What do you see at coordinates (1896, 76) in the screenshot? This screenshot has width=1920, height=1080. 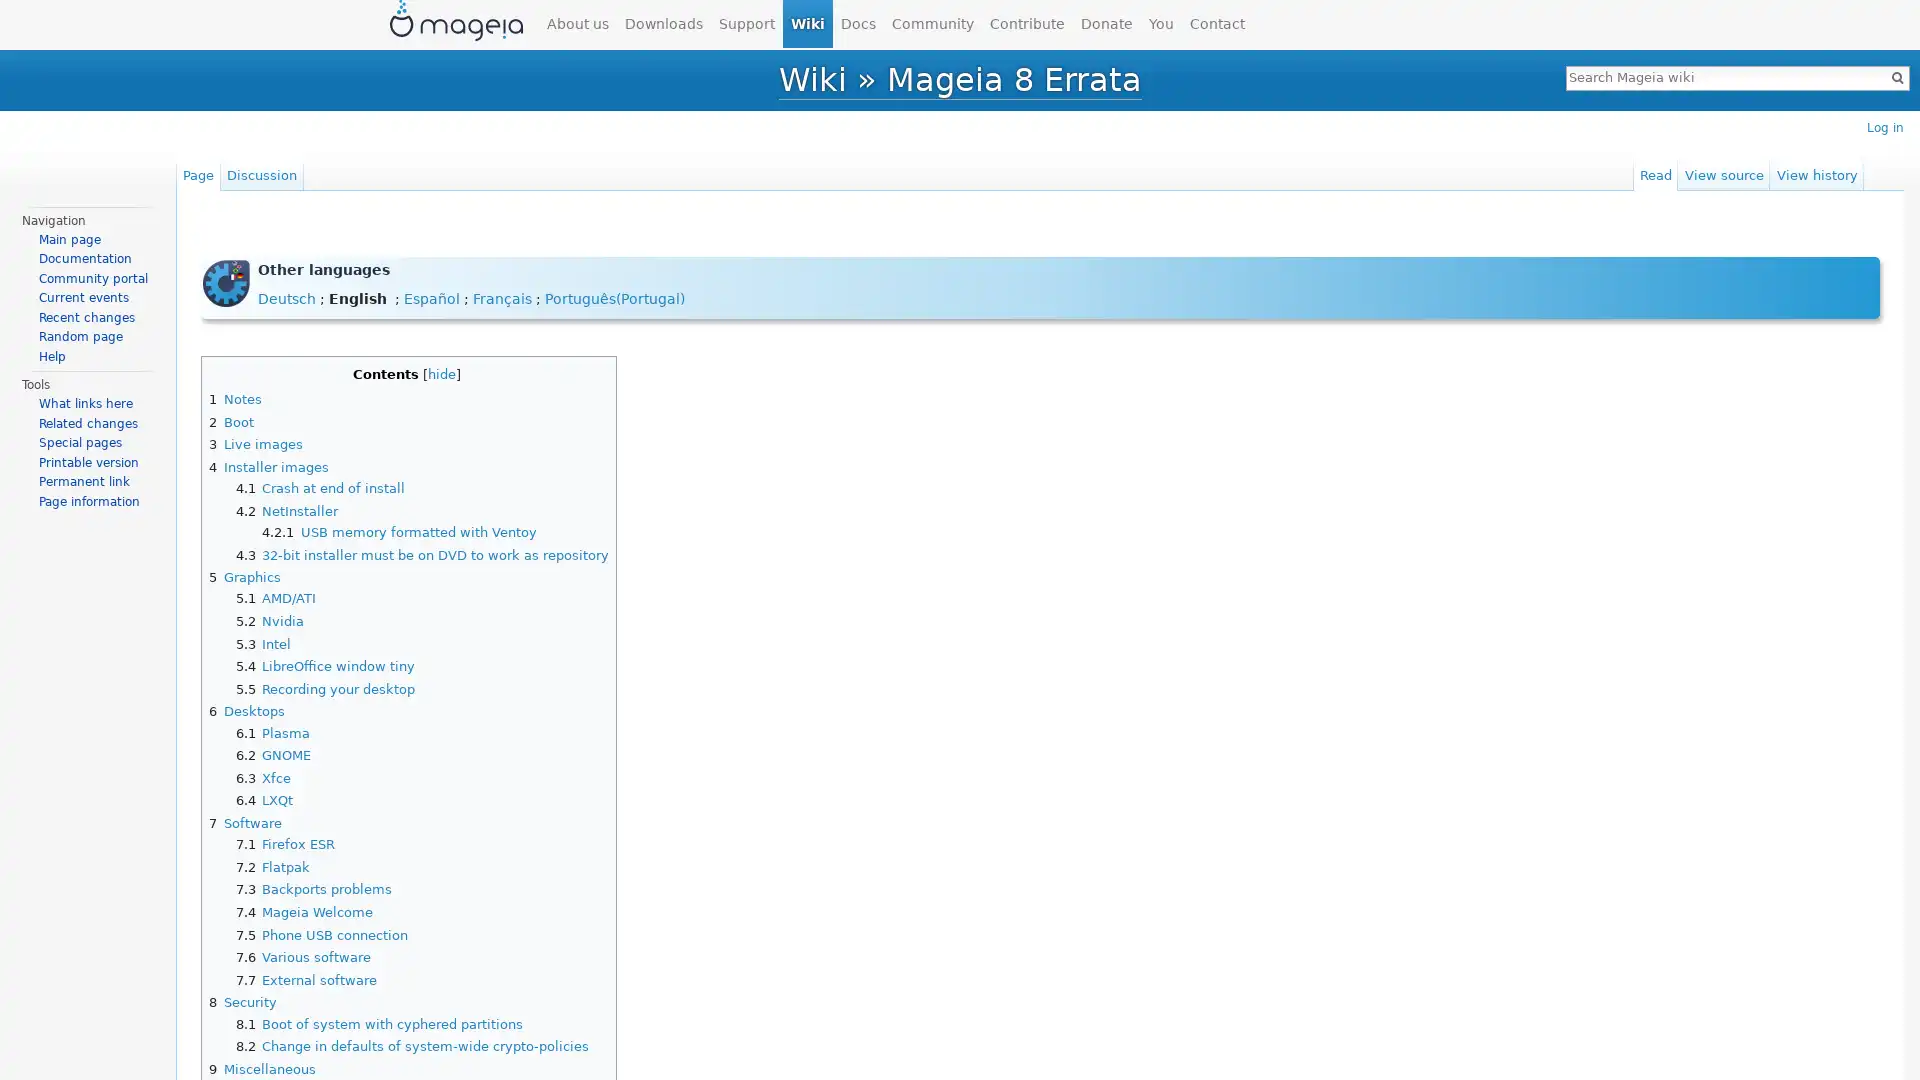 I see `Go` at bounding box center [1896, 76].